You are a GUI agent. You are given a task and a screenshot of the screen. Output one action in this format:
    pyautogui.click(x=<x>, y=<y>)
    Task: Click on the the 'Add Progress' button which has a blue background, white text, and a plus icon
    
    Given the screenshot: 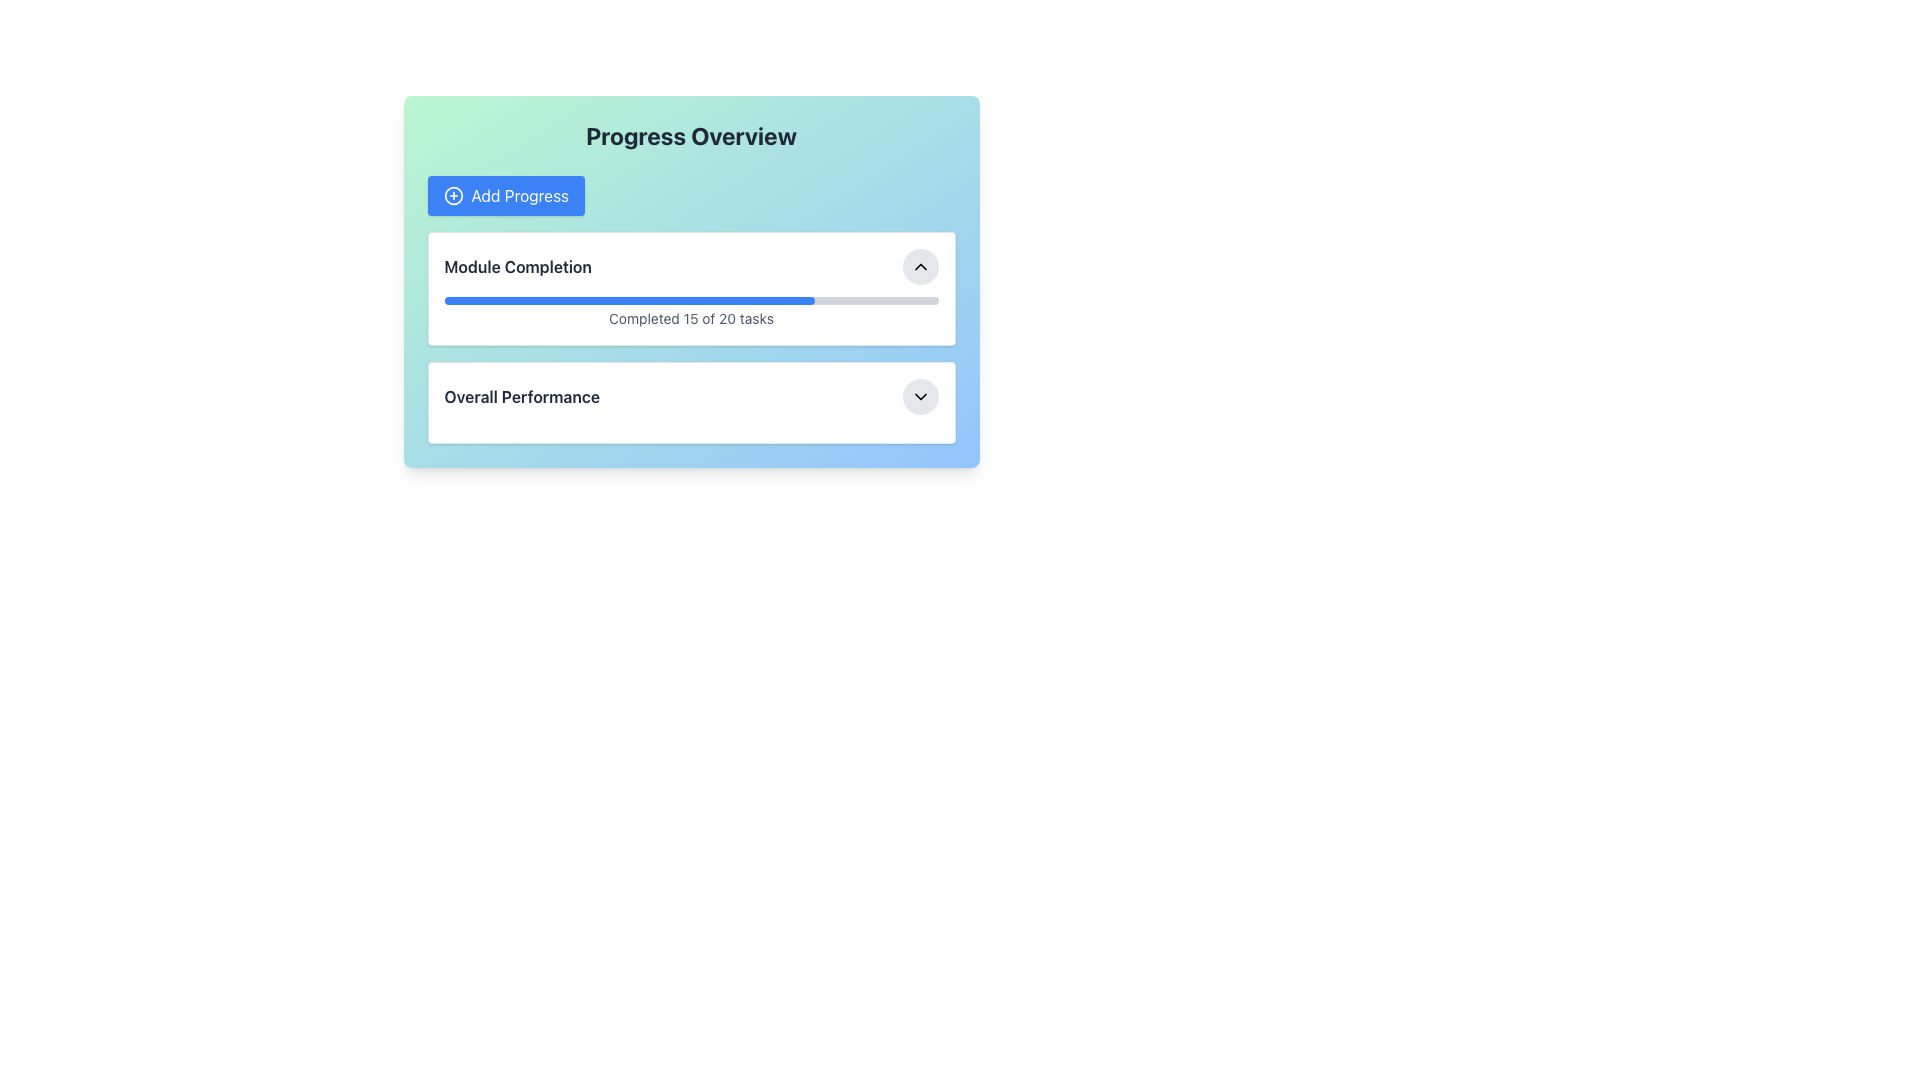 What is the action you would take?
    pyautogui.click(x=506, y=196)
    